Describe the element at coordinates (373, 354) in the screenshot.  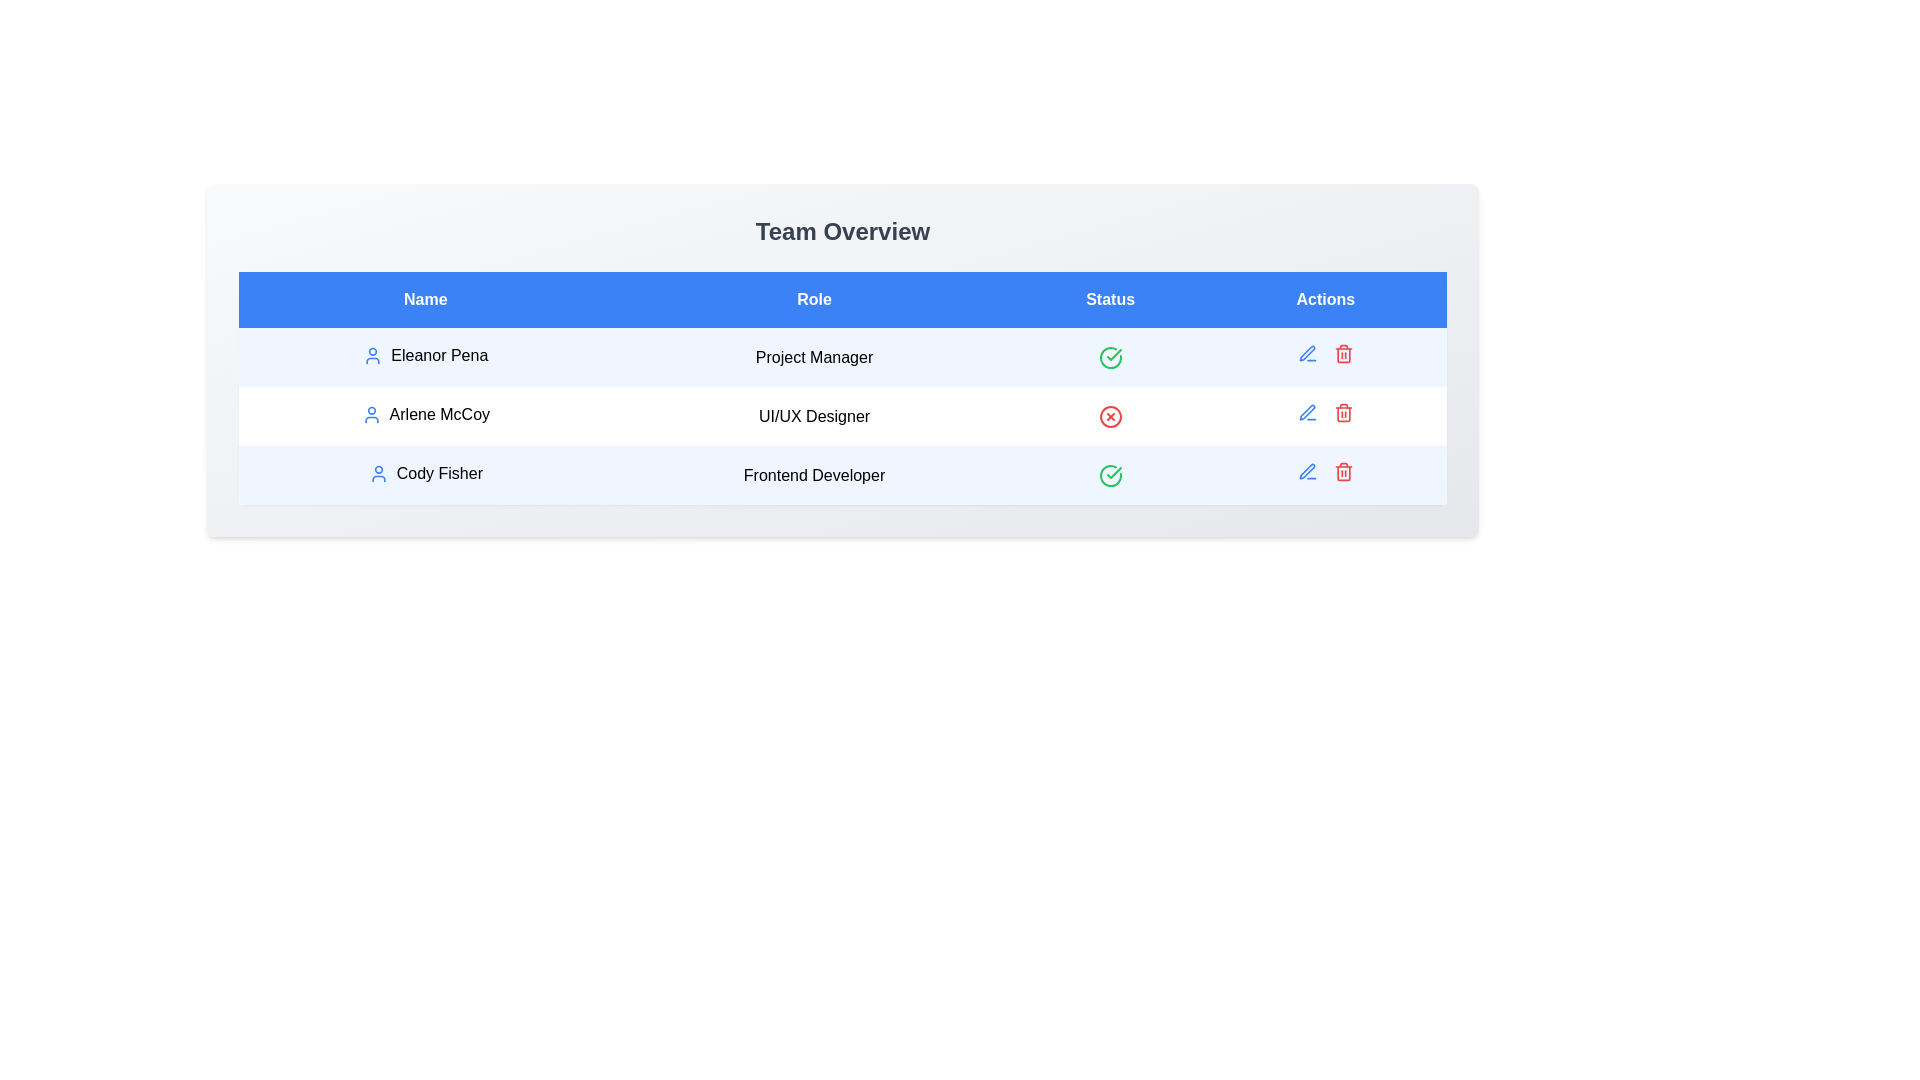
I see `the user profile icon representing 'Eleanor Pena', located in the first row of the table under the 'Name' column` at that location.